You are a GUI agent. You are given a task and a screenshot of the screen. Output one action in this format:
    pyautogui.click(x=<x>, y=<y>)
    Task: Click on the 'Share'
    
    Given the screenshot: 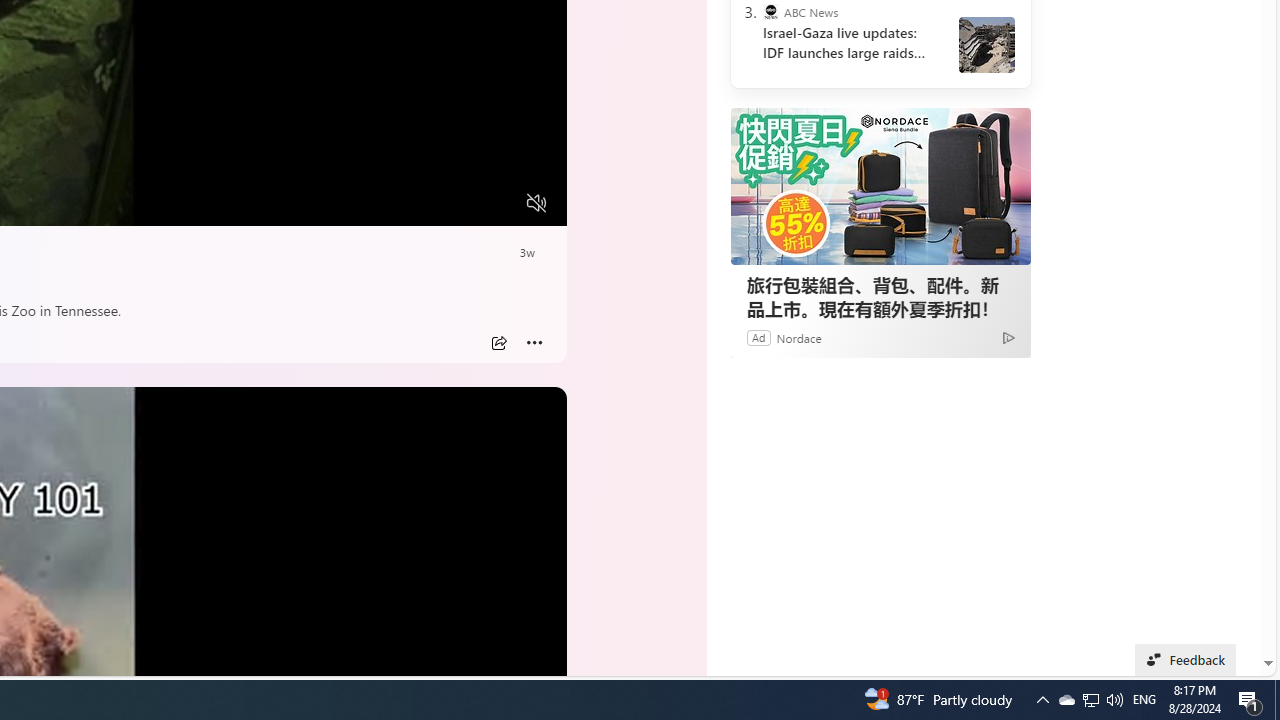 What is the action you would take?
    pyautogui.click(x=498, y=342)
    